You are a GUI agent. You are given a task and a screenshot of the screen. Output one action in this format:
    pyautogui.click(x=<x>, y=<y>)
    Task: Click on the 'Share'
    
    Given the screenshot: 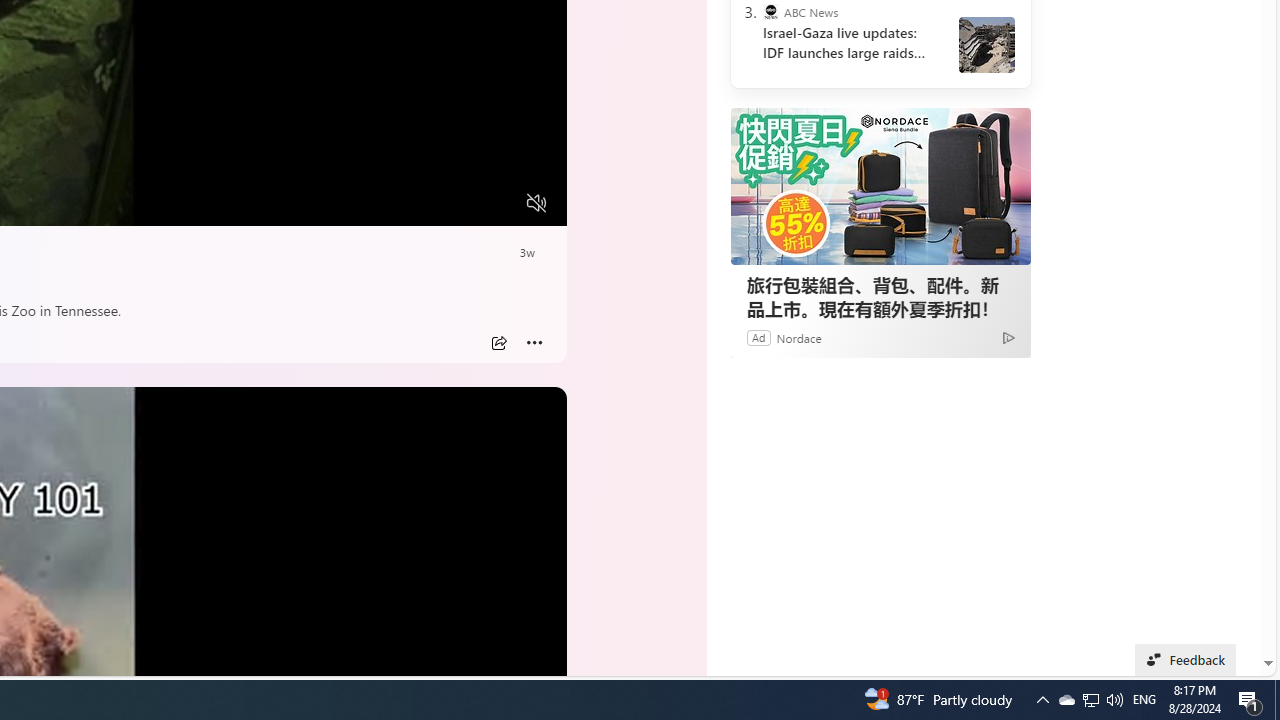 What is the action you would take?
    pyautogui.click(x=498, y=342)
    